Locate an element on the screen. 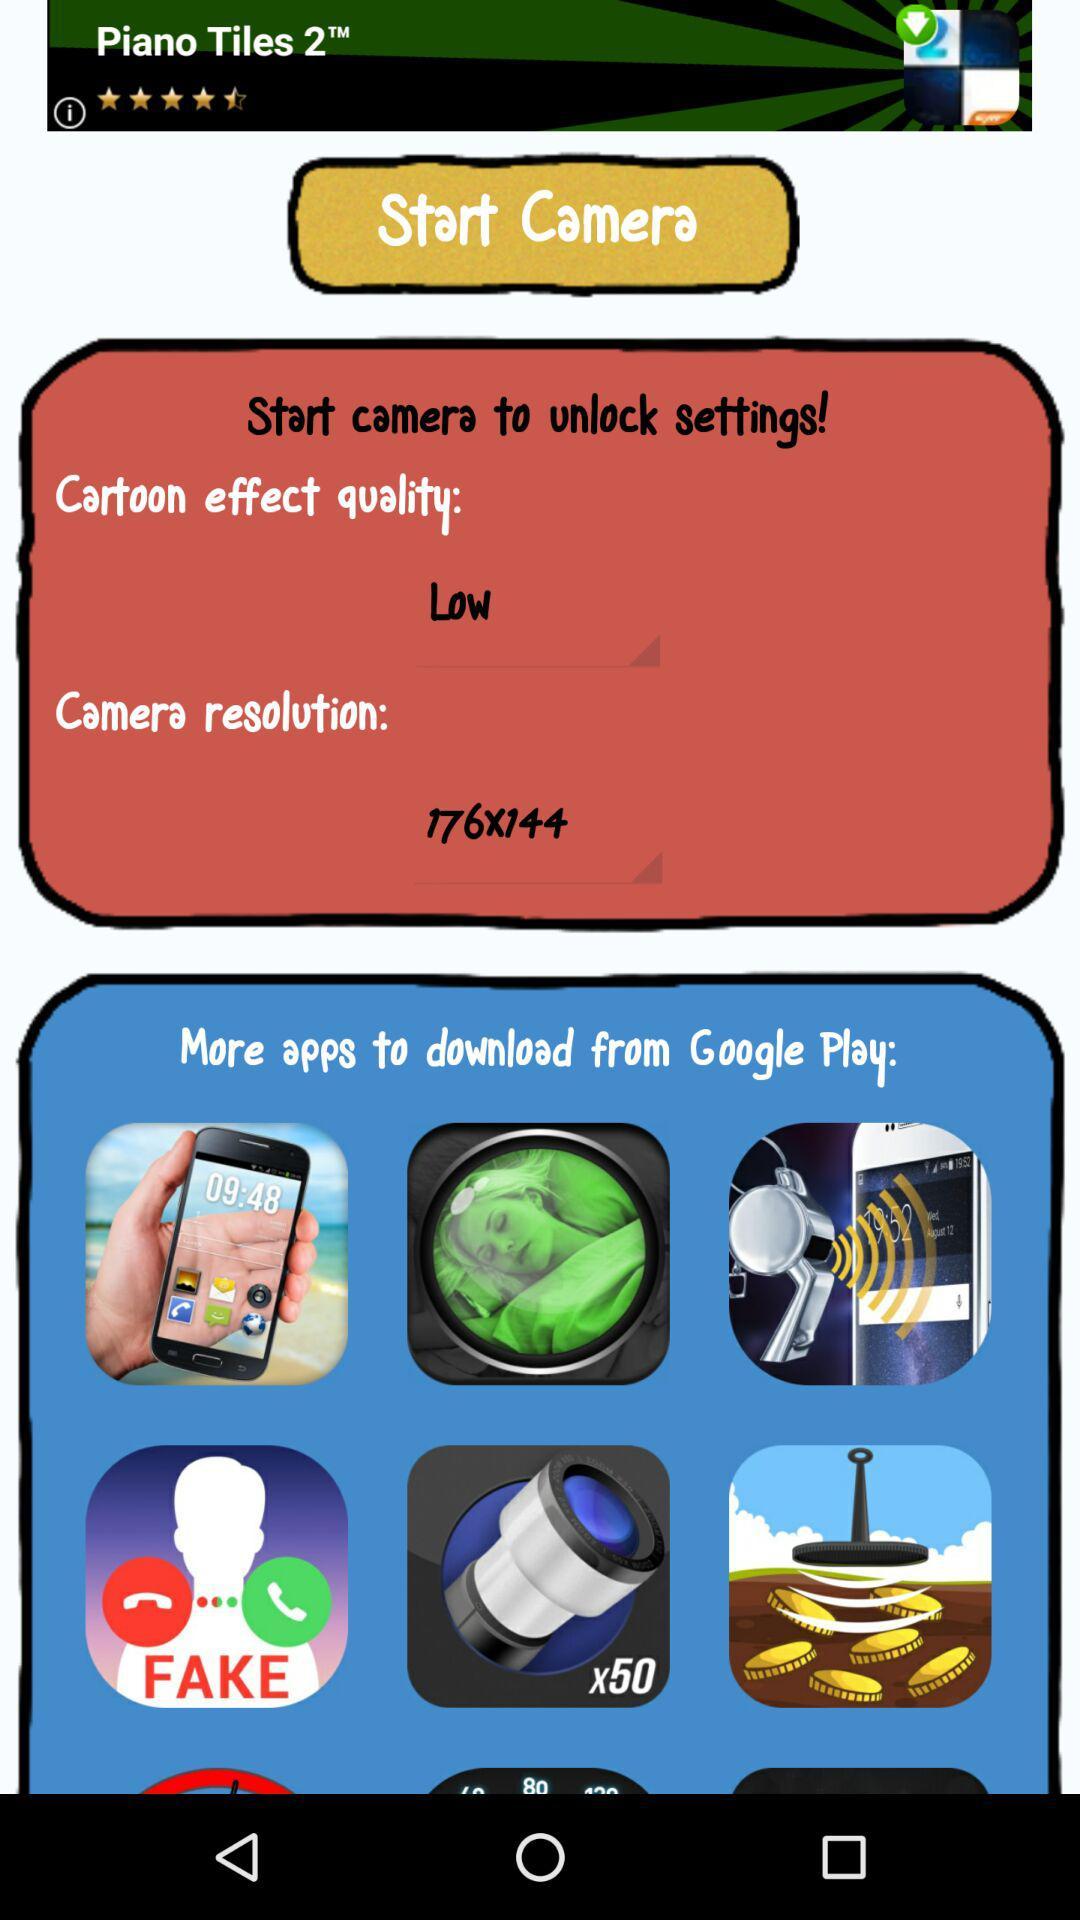  app to download is located at coordinates (859, 1768).